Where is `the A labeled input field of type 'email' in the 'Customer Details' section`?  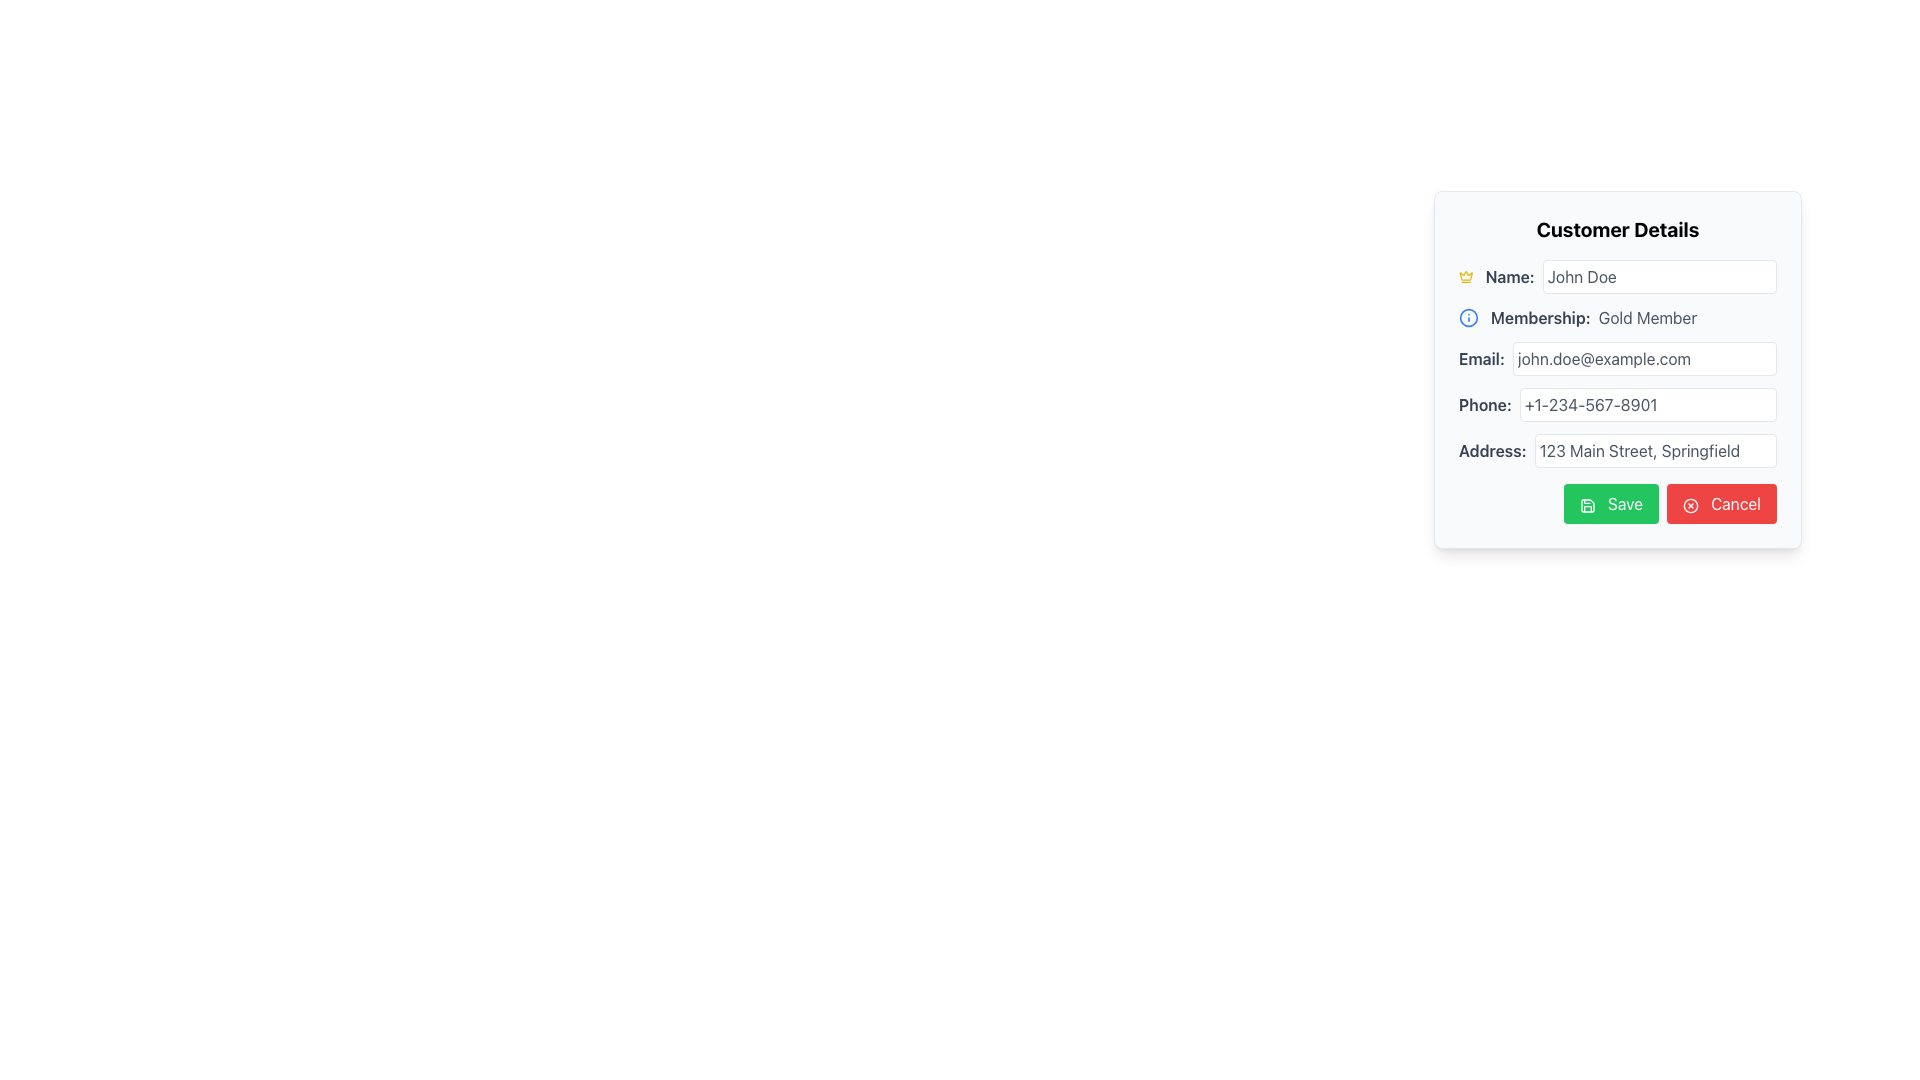 the A labeled input field of type 'email' in the 'Customer Details' section is located at coordinates (1617, 357).